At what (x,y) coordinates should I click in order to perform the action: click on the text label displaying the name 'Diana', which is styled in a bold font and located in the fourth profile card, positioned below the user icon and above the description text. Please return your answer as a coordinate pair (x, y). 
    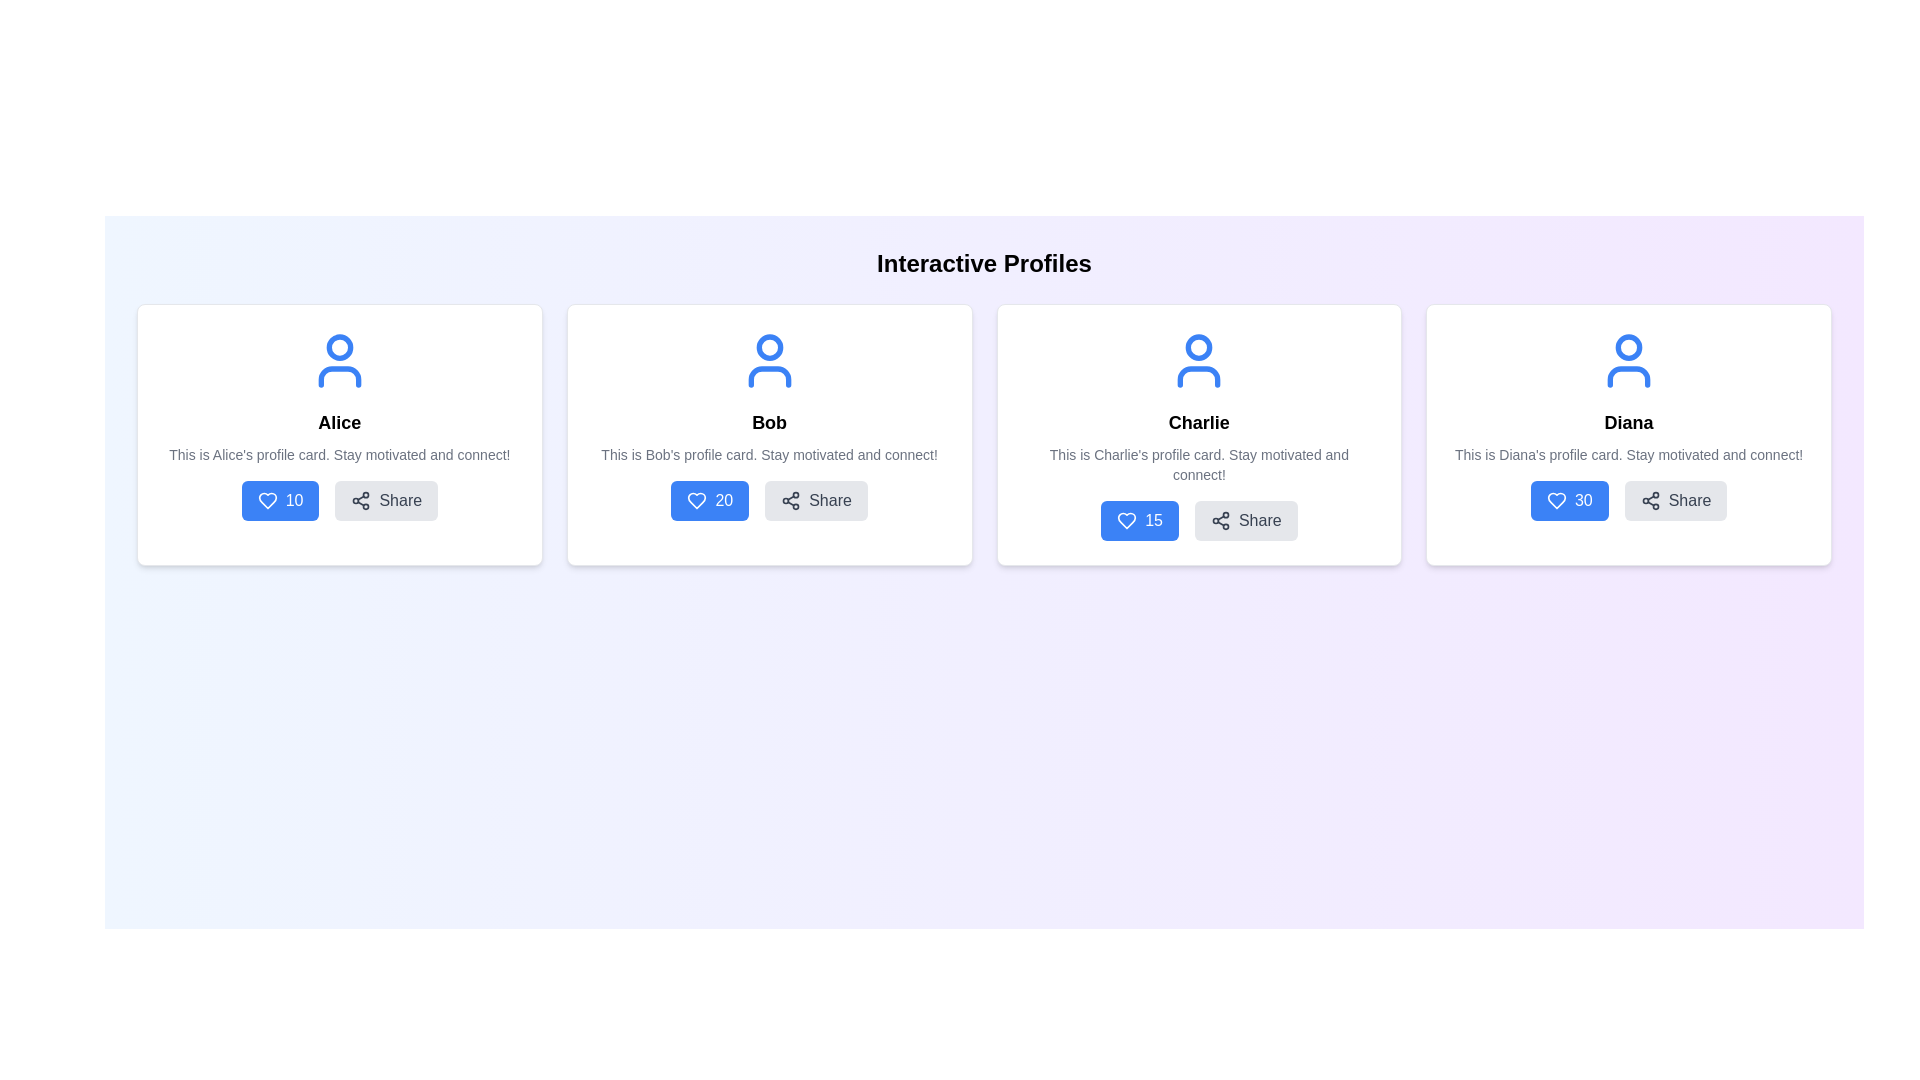
    Looking at the image, I should click on (1629, 422).